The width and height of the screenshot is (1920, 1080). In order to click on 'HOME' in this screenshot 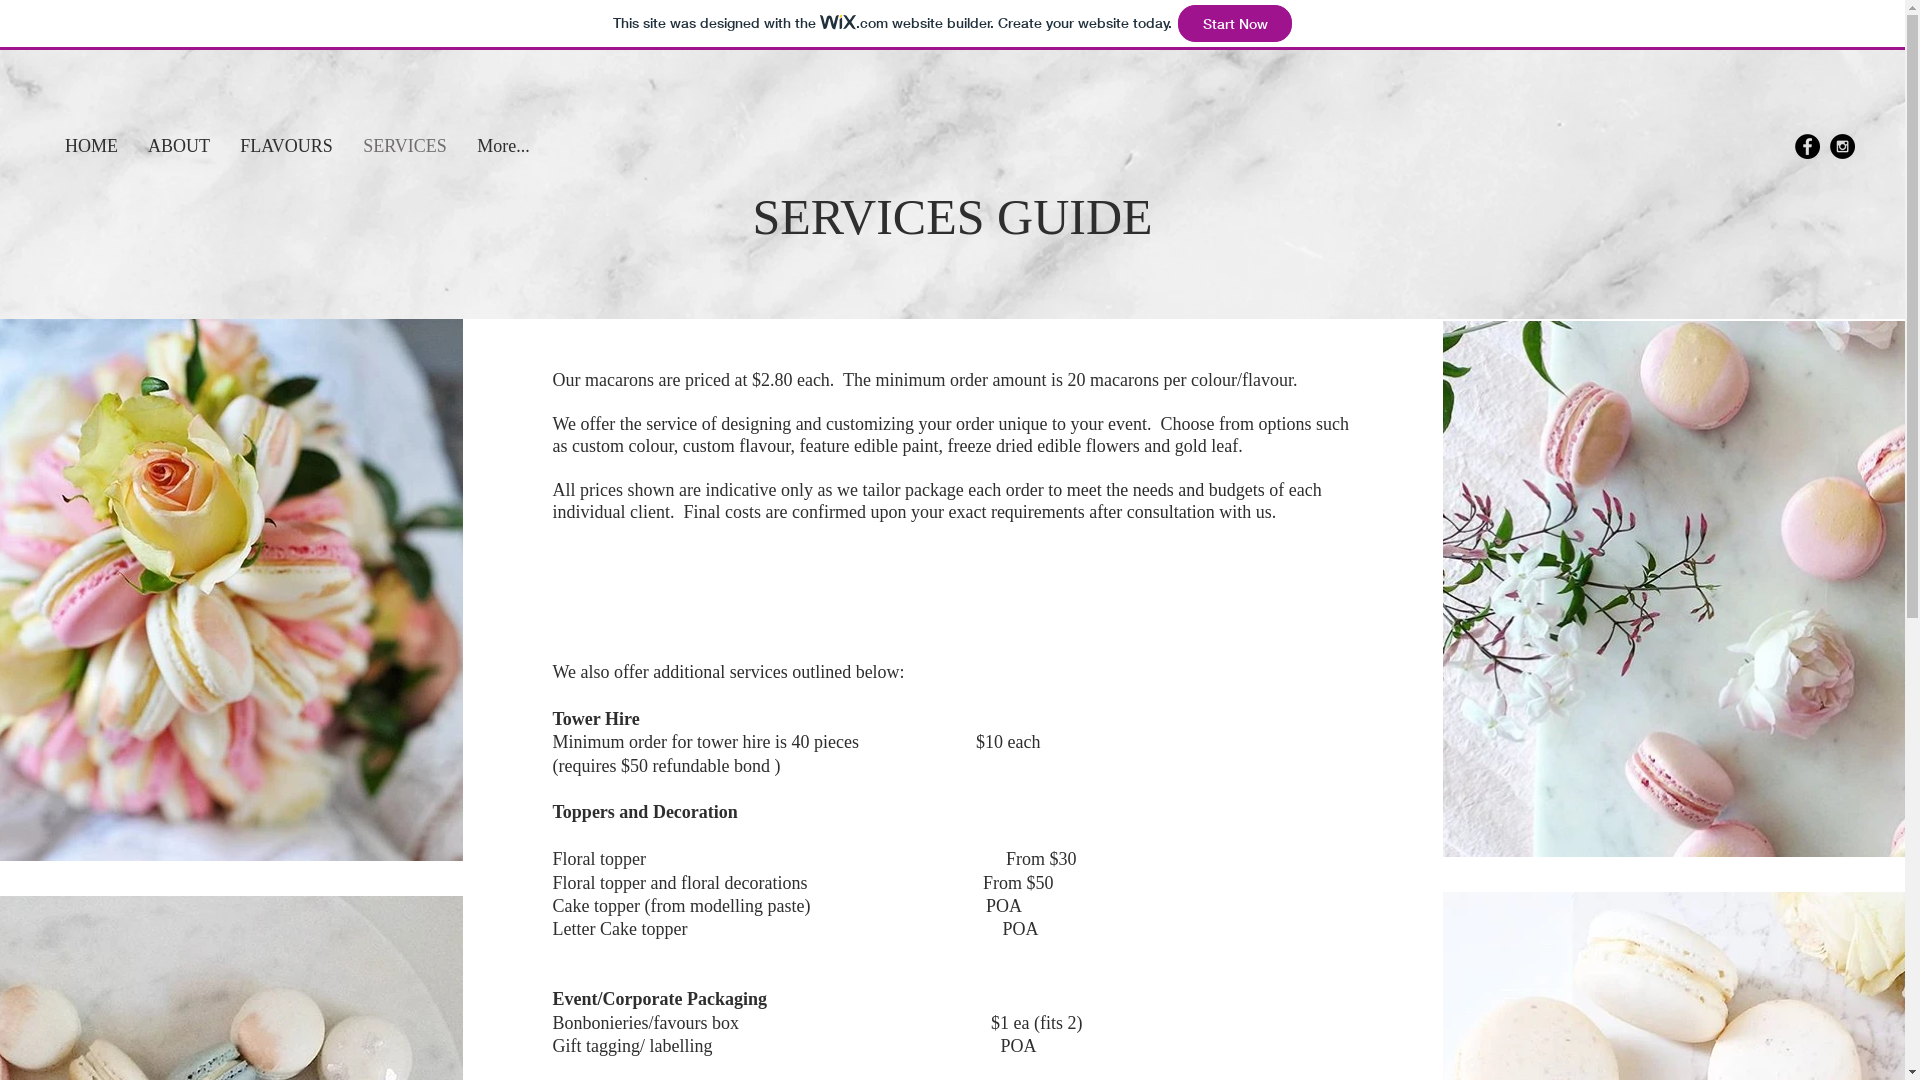, I will do `click(90, 145)`.